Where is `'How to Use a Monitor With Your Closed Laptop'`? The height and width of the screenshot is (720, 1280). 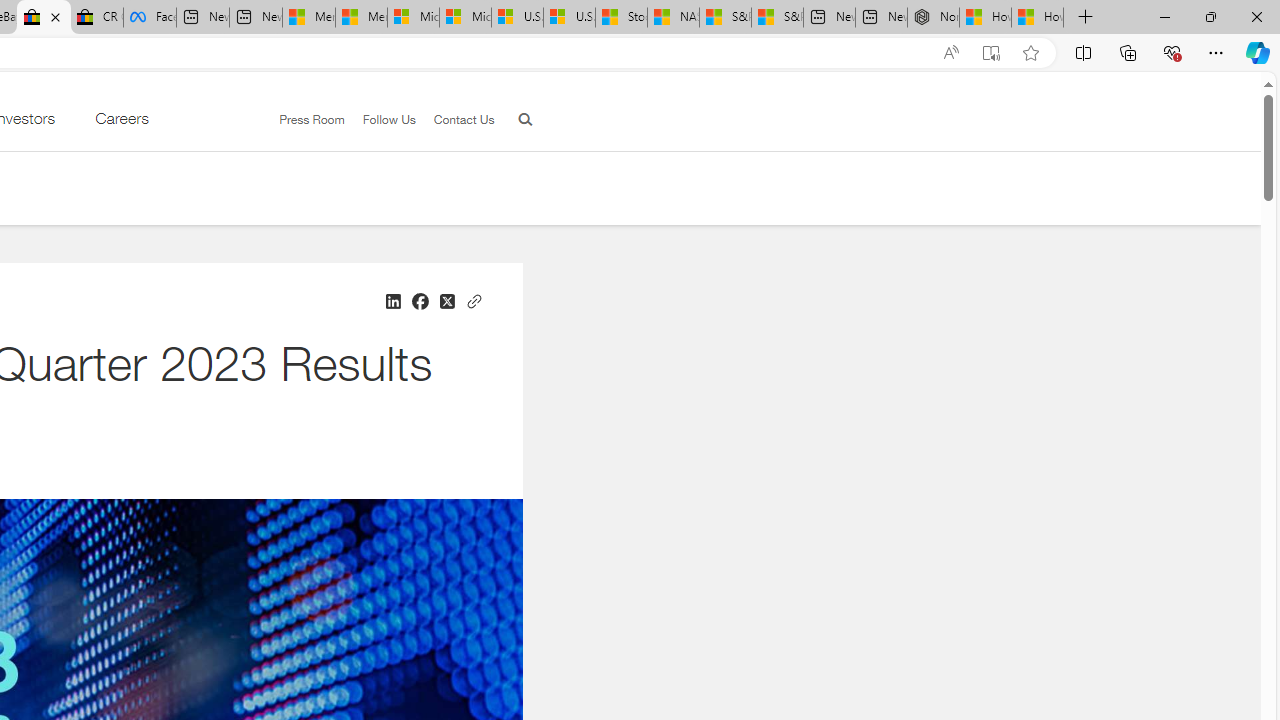 'How to Use a Monitor With Your Closed Laptop' is located at coordinates (1038, 17).